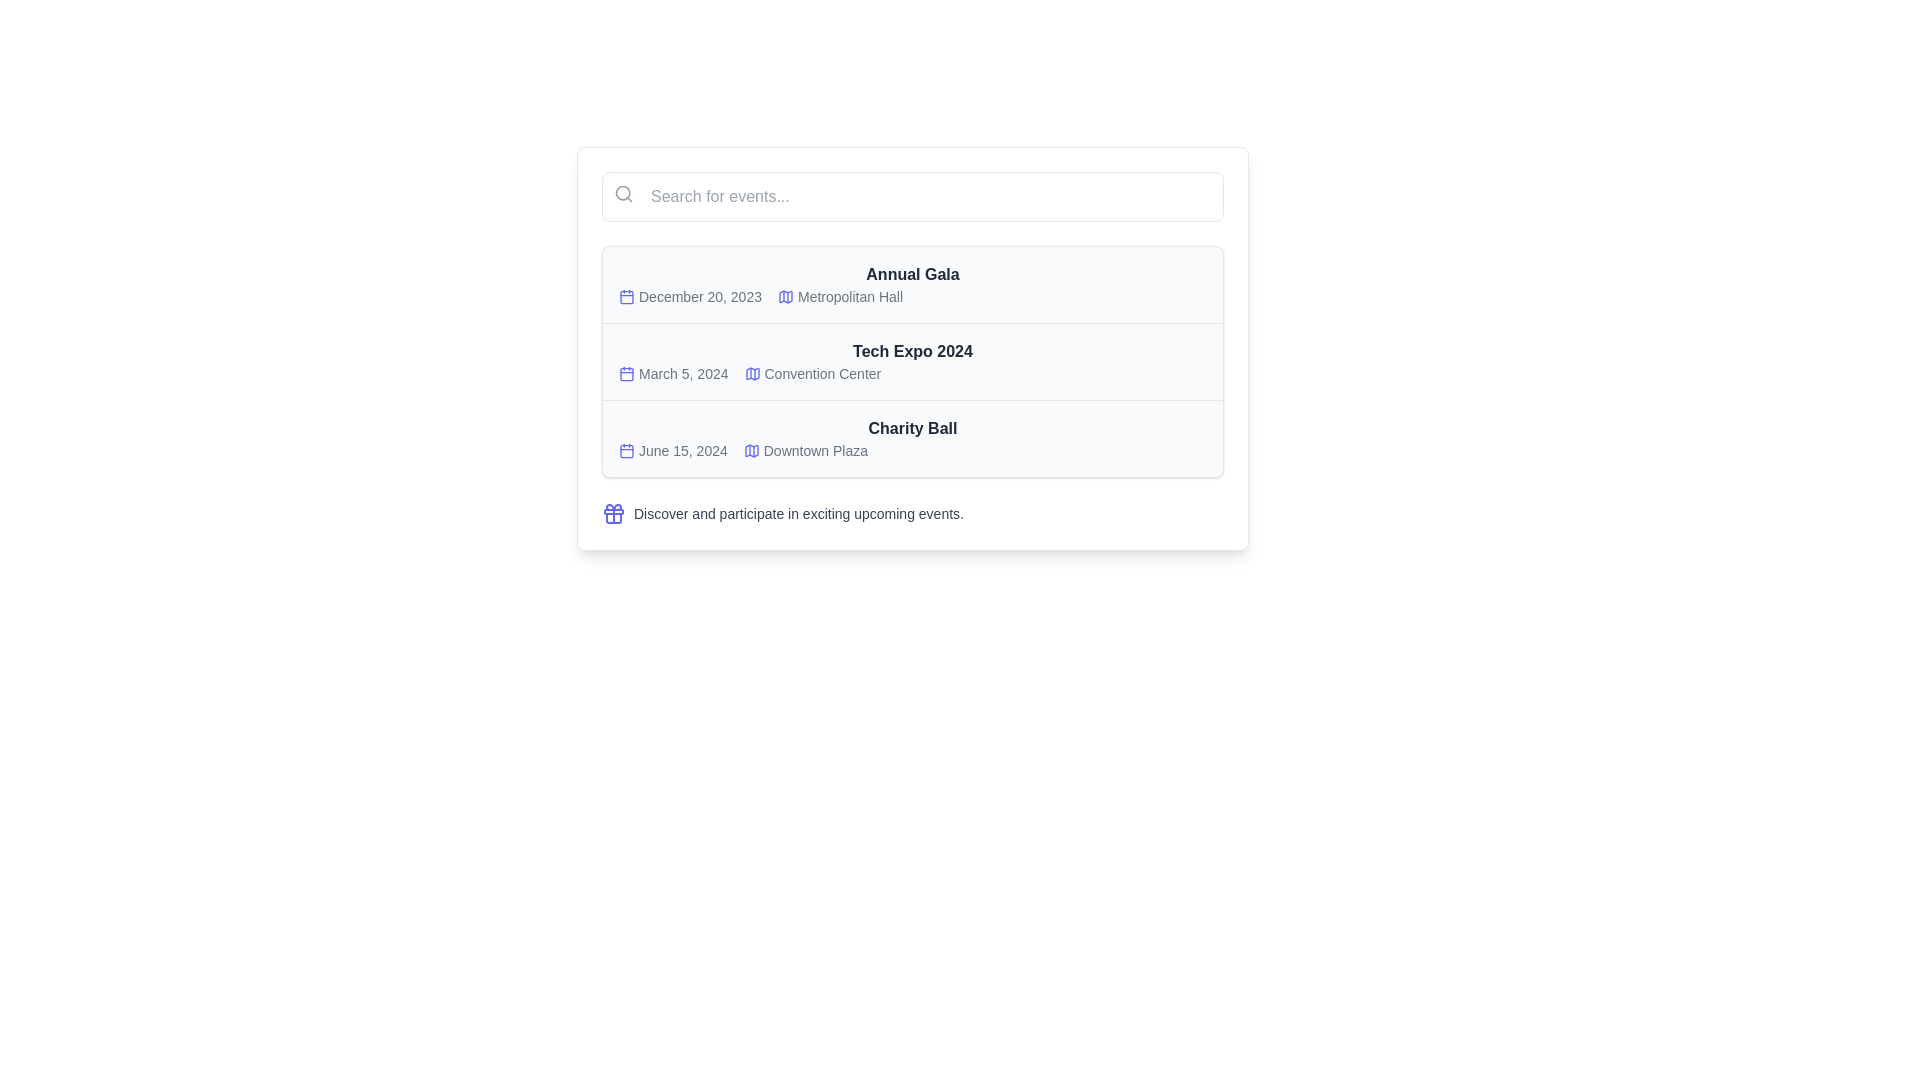 This screenshot has width=1920, height=1080. Describe the element at coordinates (812, 374) in the screenshot. I see `the link labeled 'Convention Center' with an indigo icon` at that location.